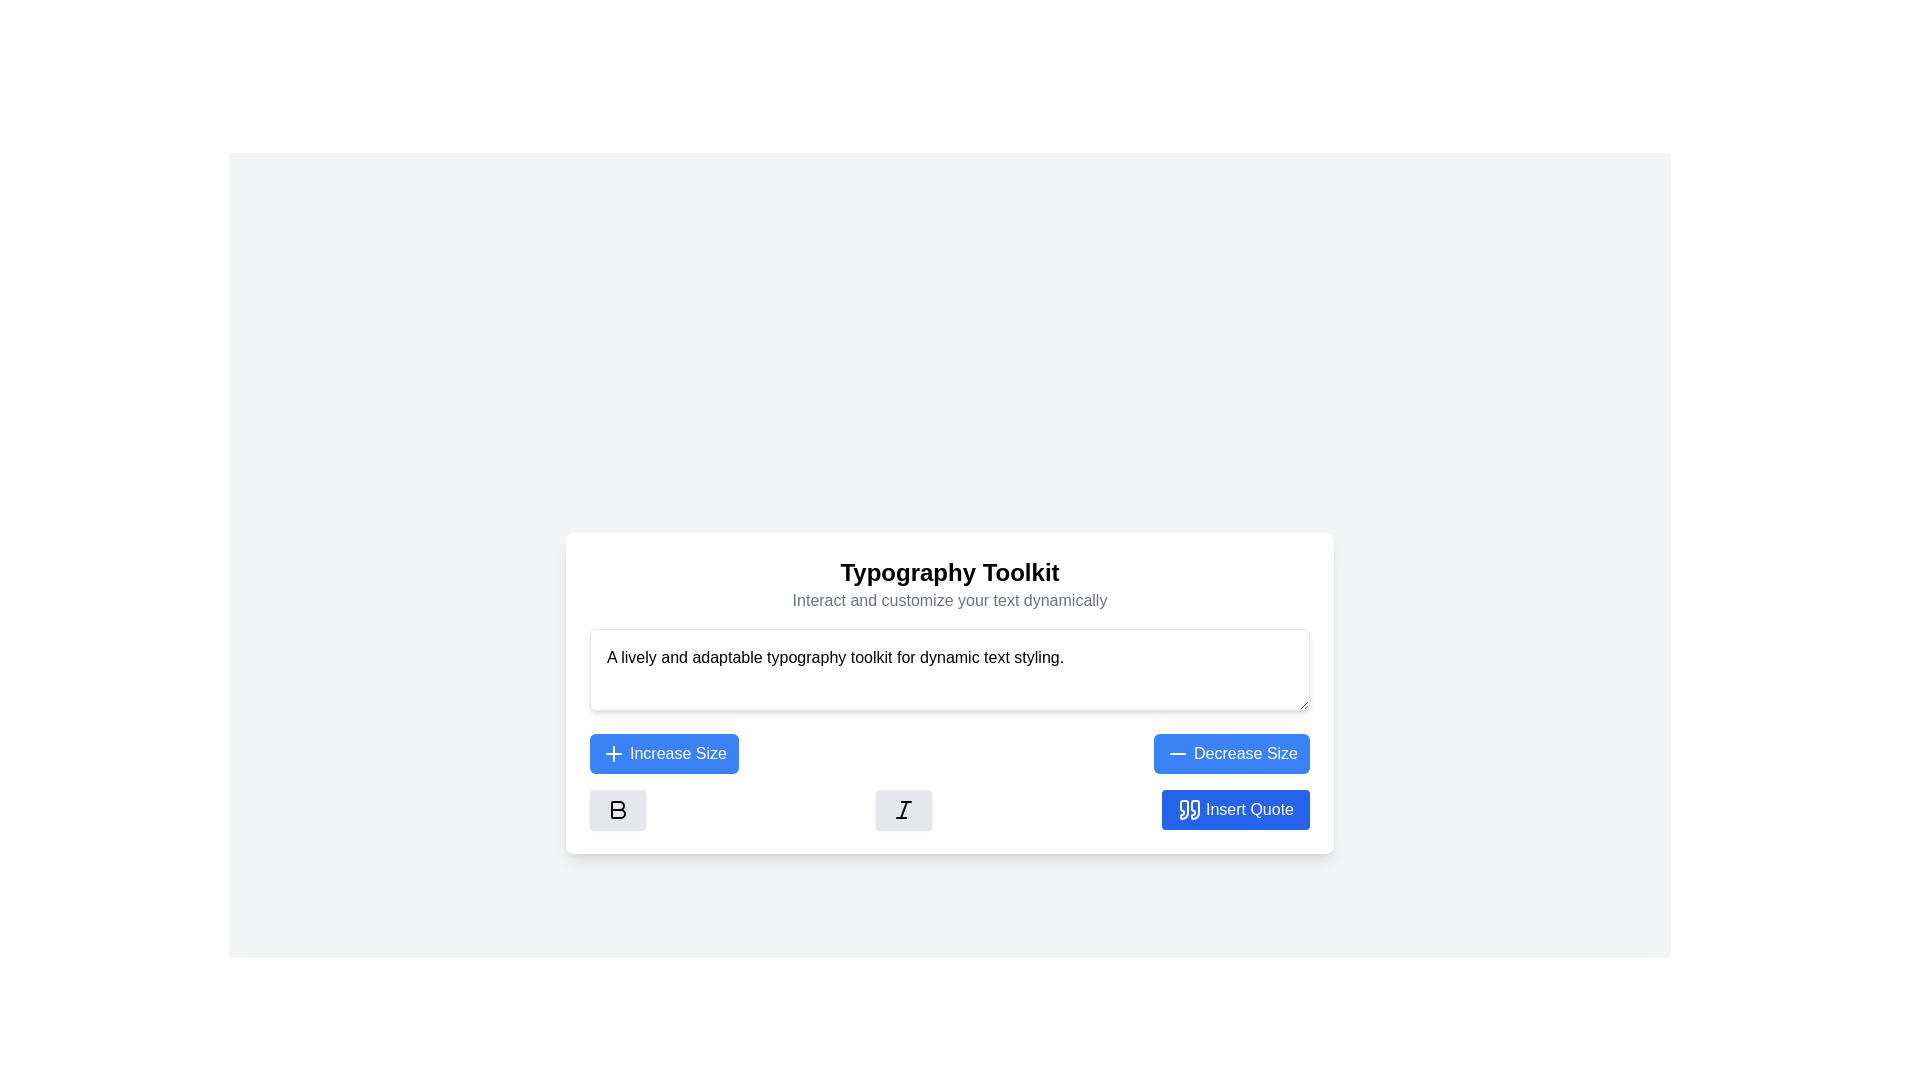  I want to click on the leftmost bold button with a gray background and a bold uppercase 'B' icon, so click(617, 808).